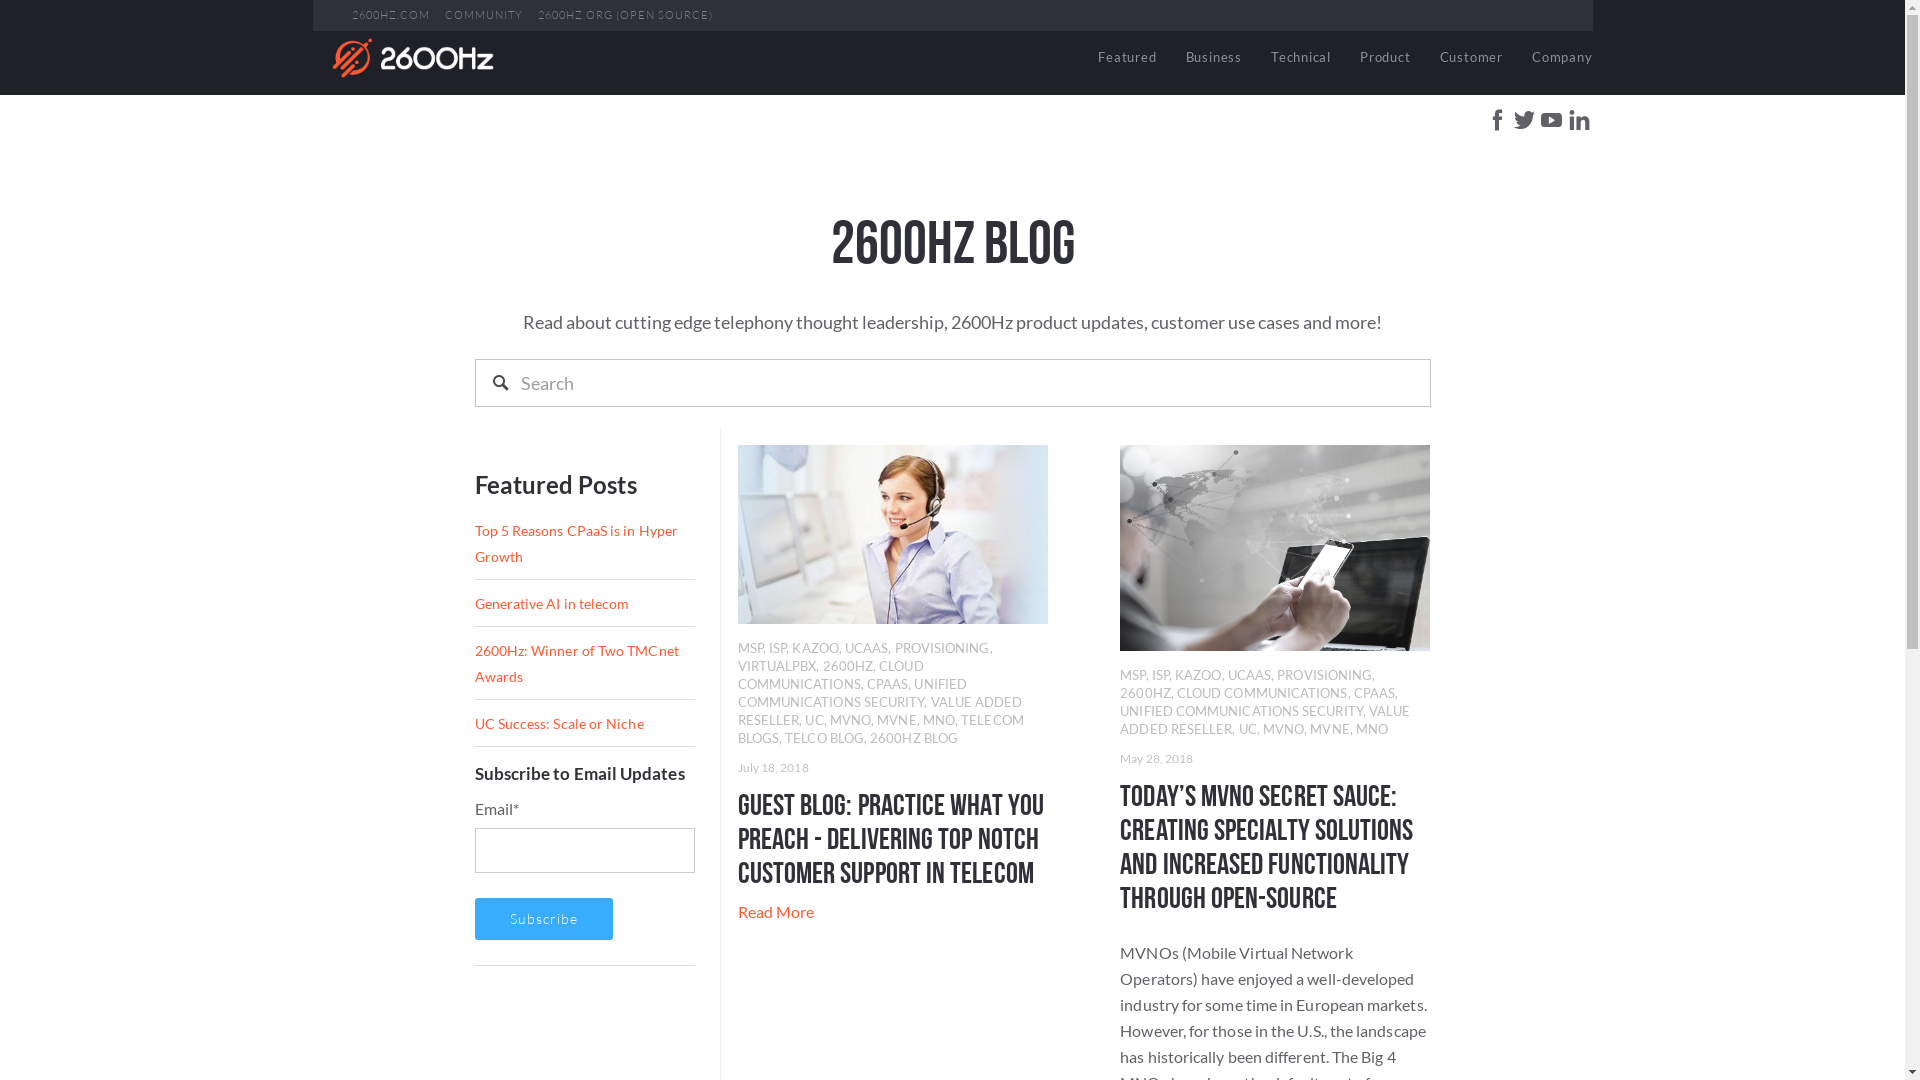  Describe the element at coordinates (749, 648) in the screenshot. I see `'MSP'` at that location.